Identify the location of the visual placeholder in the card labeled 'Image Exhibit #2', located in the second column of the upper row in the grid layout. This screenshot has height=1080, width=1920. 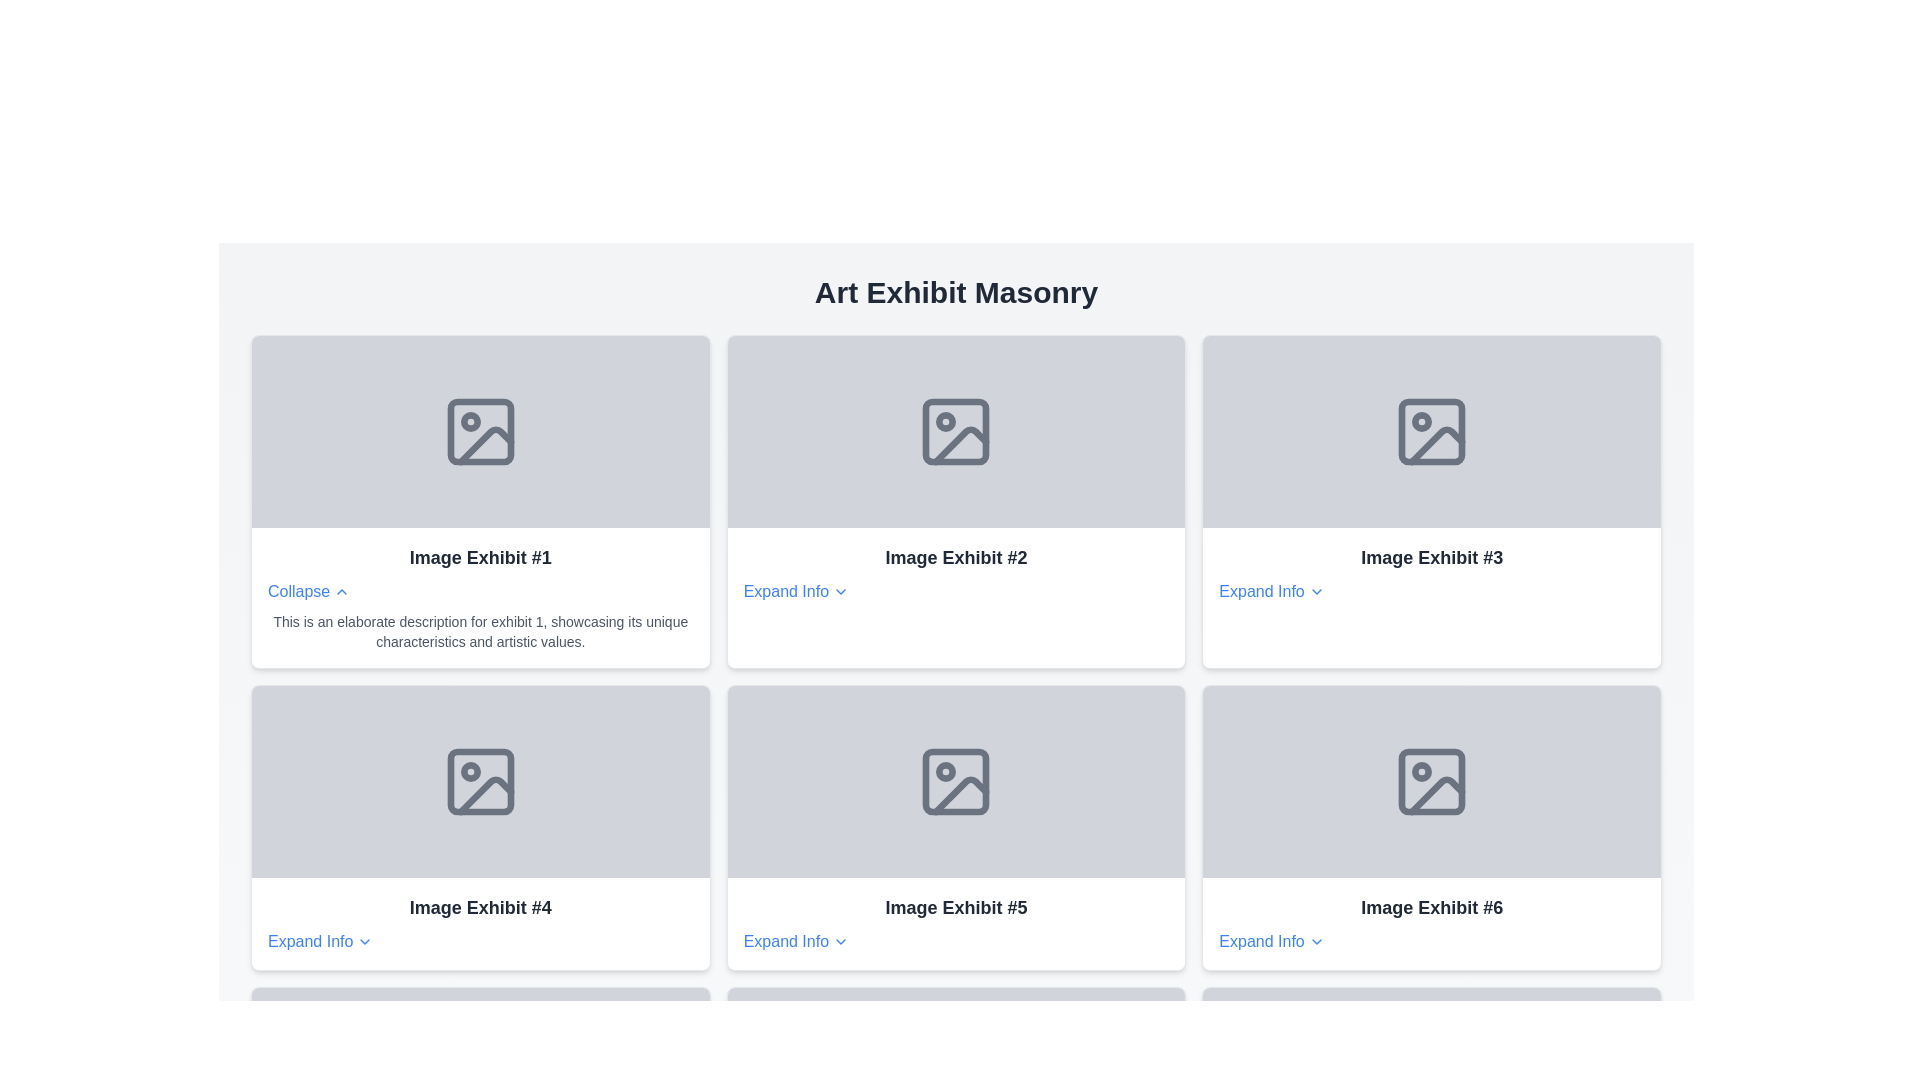
(955, 431).